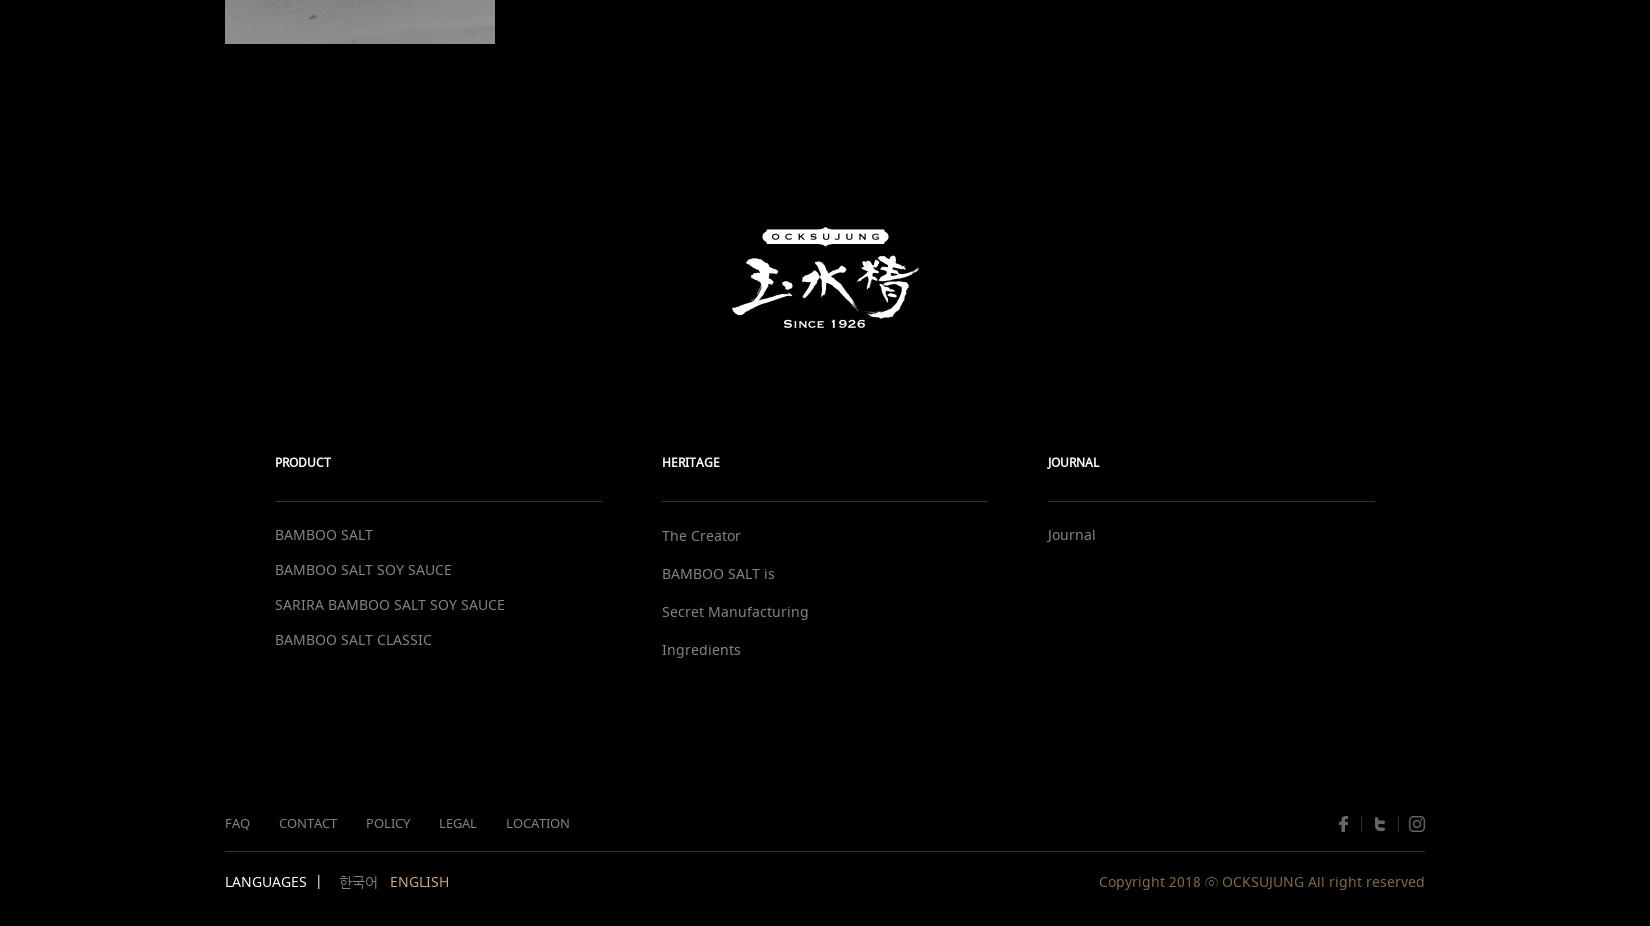 This screenshot has width=1650, height=926. What do you see at coordinates (537, 823) in the screenshot?
I see `'LOCATION'` at bounding box center [537, 823].